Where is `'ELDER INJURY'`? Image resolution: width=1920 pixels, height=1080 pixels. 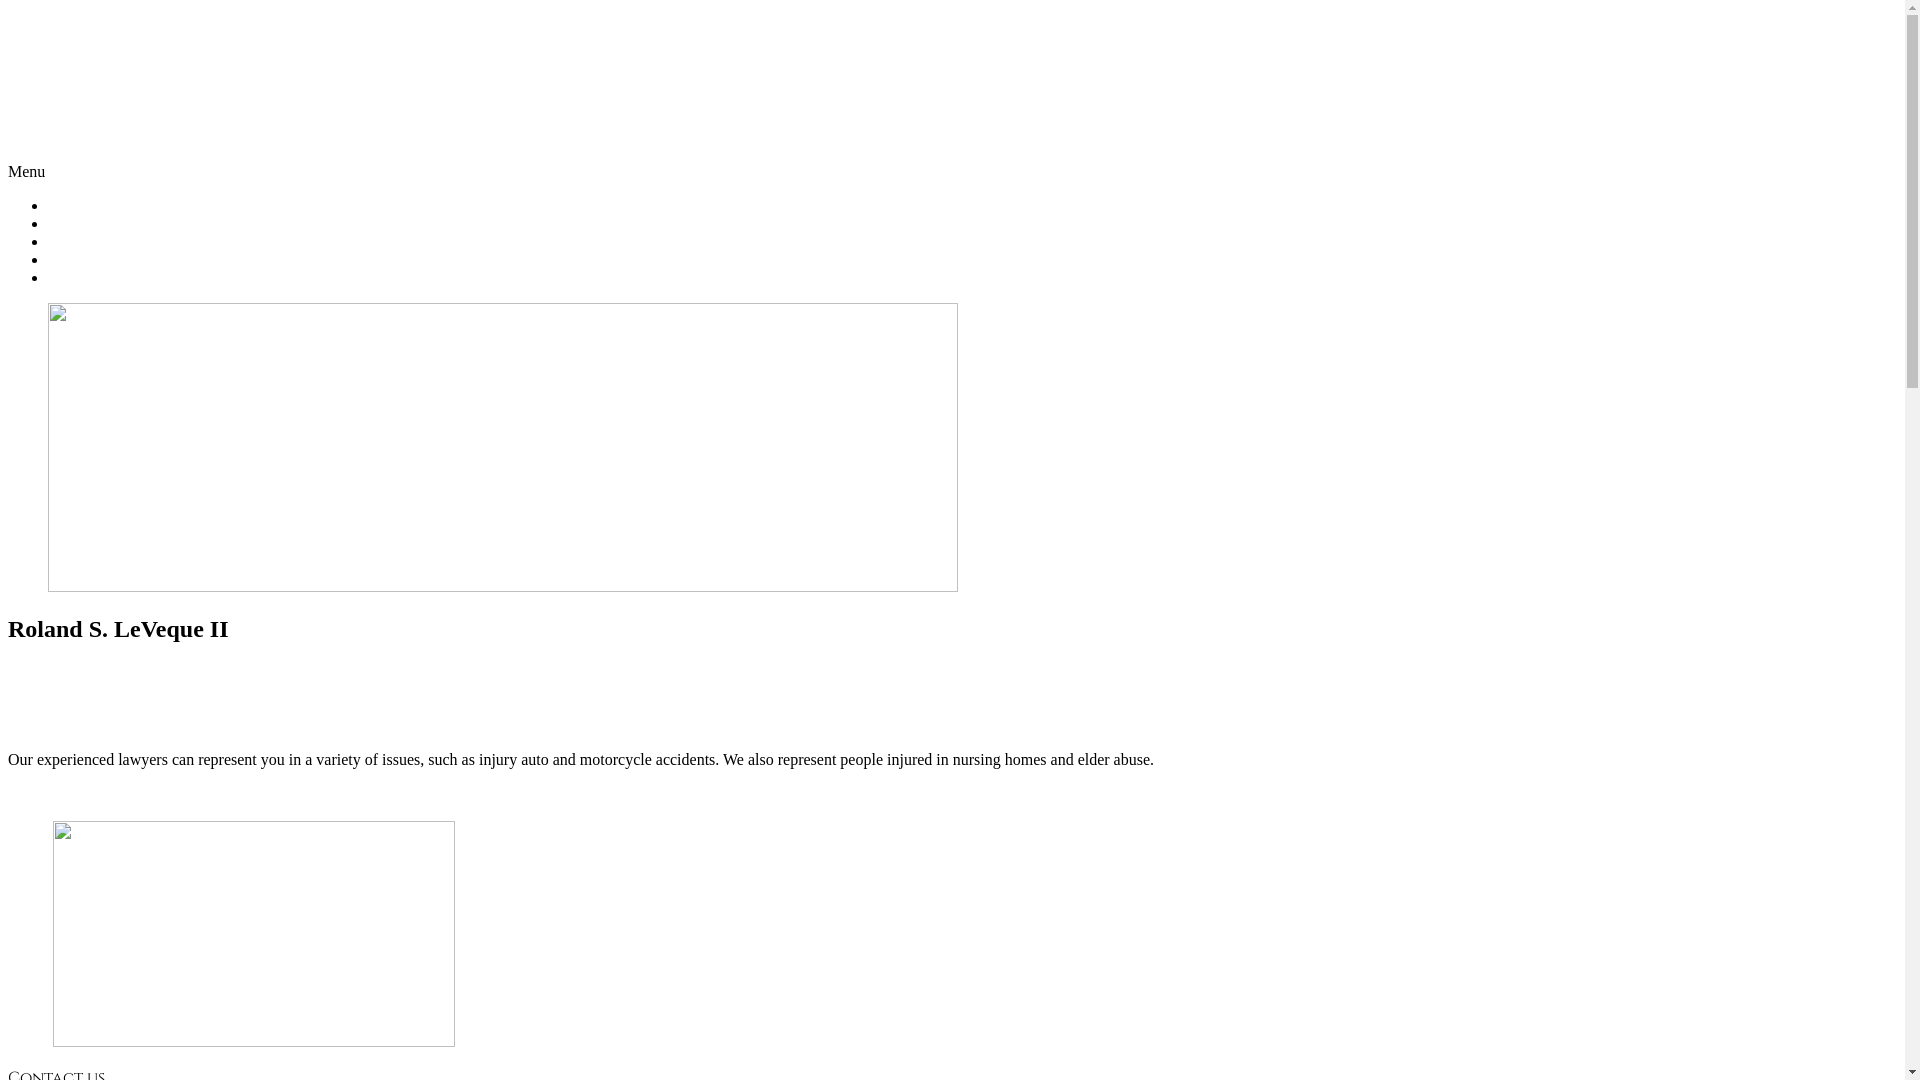 'ELDER INJURY' is located at coordinates (103, 240).